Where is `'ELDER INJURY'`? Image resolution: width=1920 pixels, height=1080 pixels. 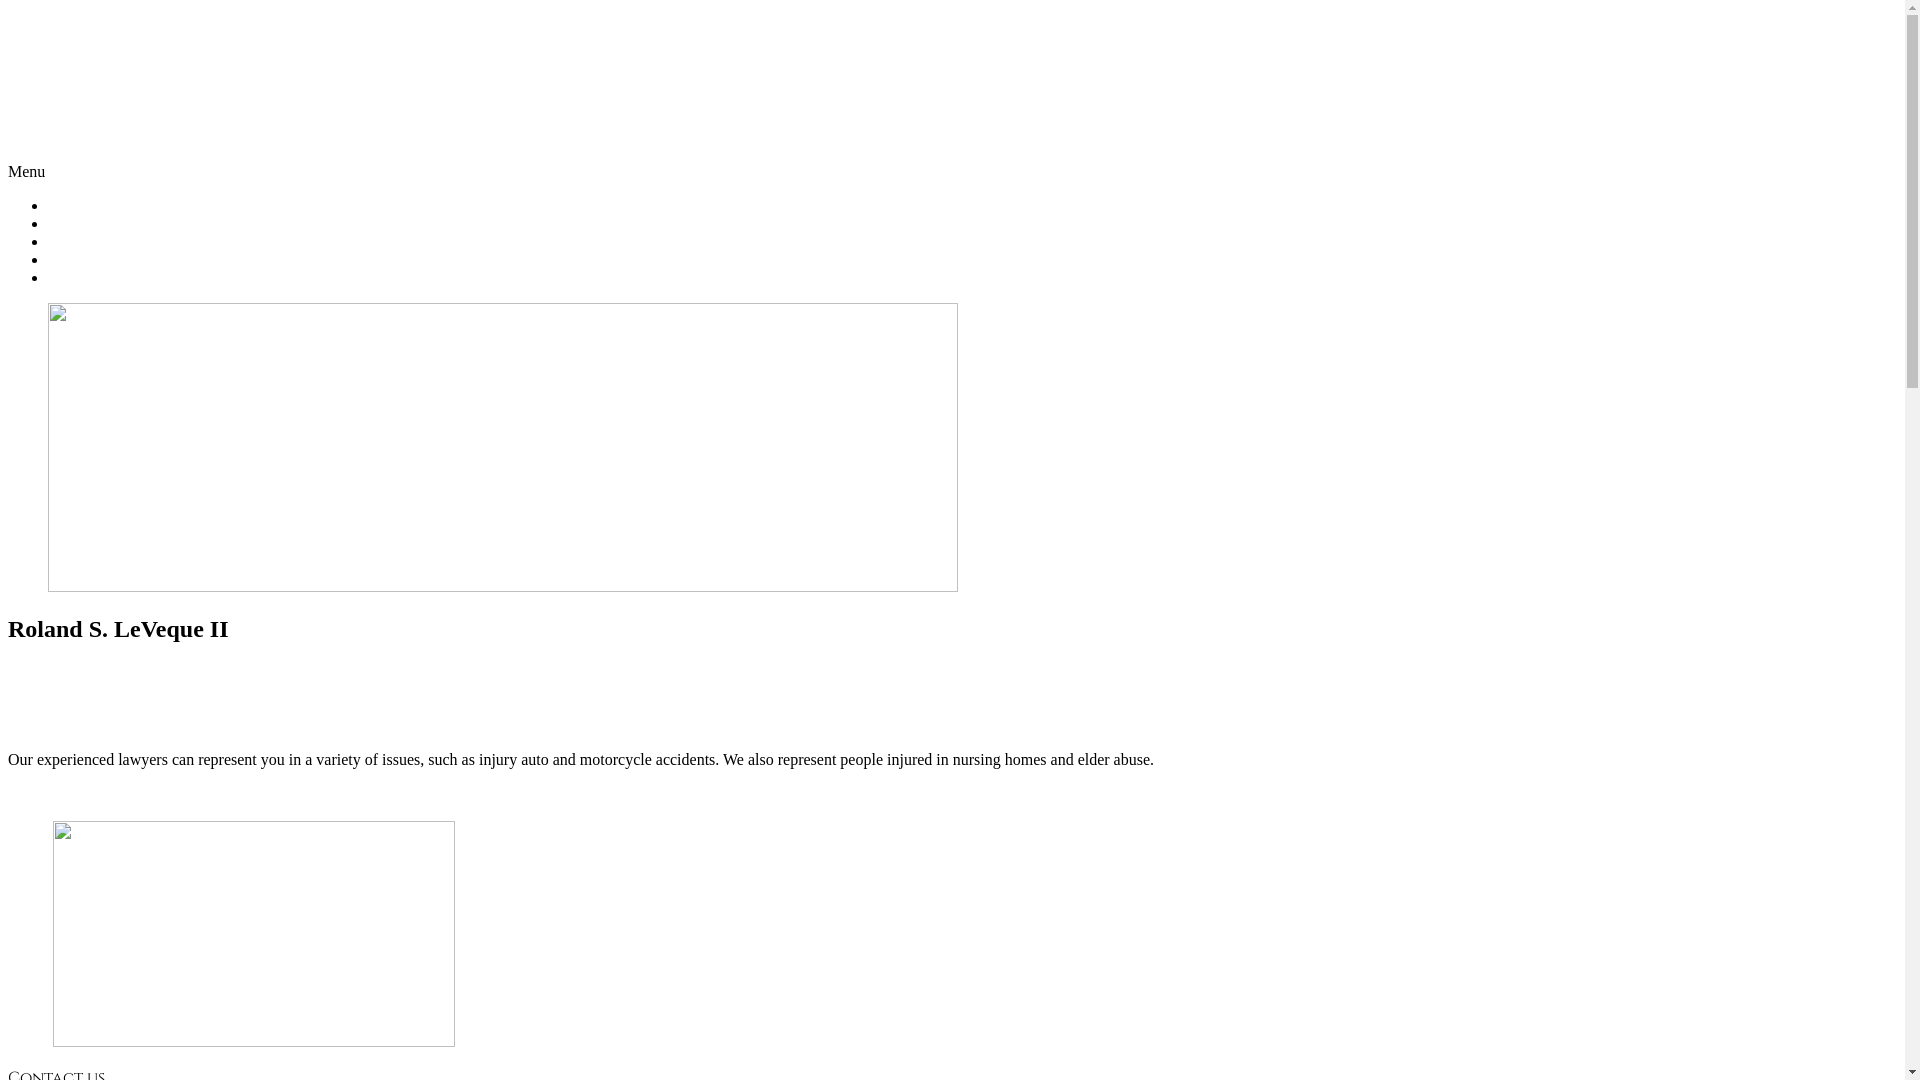 'ELDER INJURY' is located at coordinates (103, 240).